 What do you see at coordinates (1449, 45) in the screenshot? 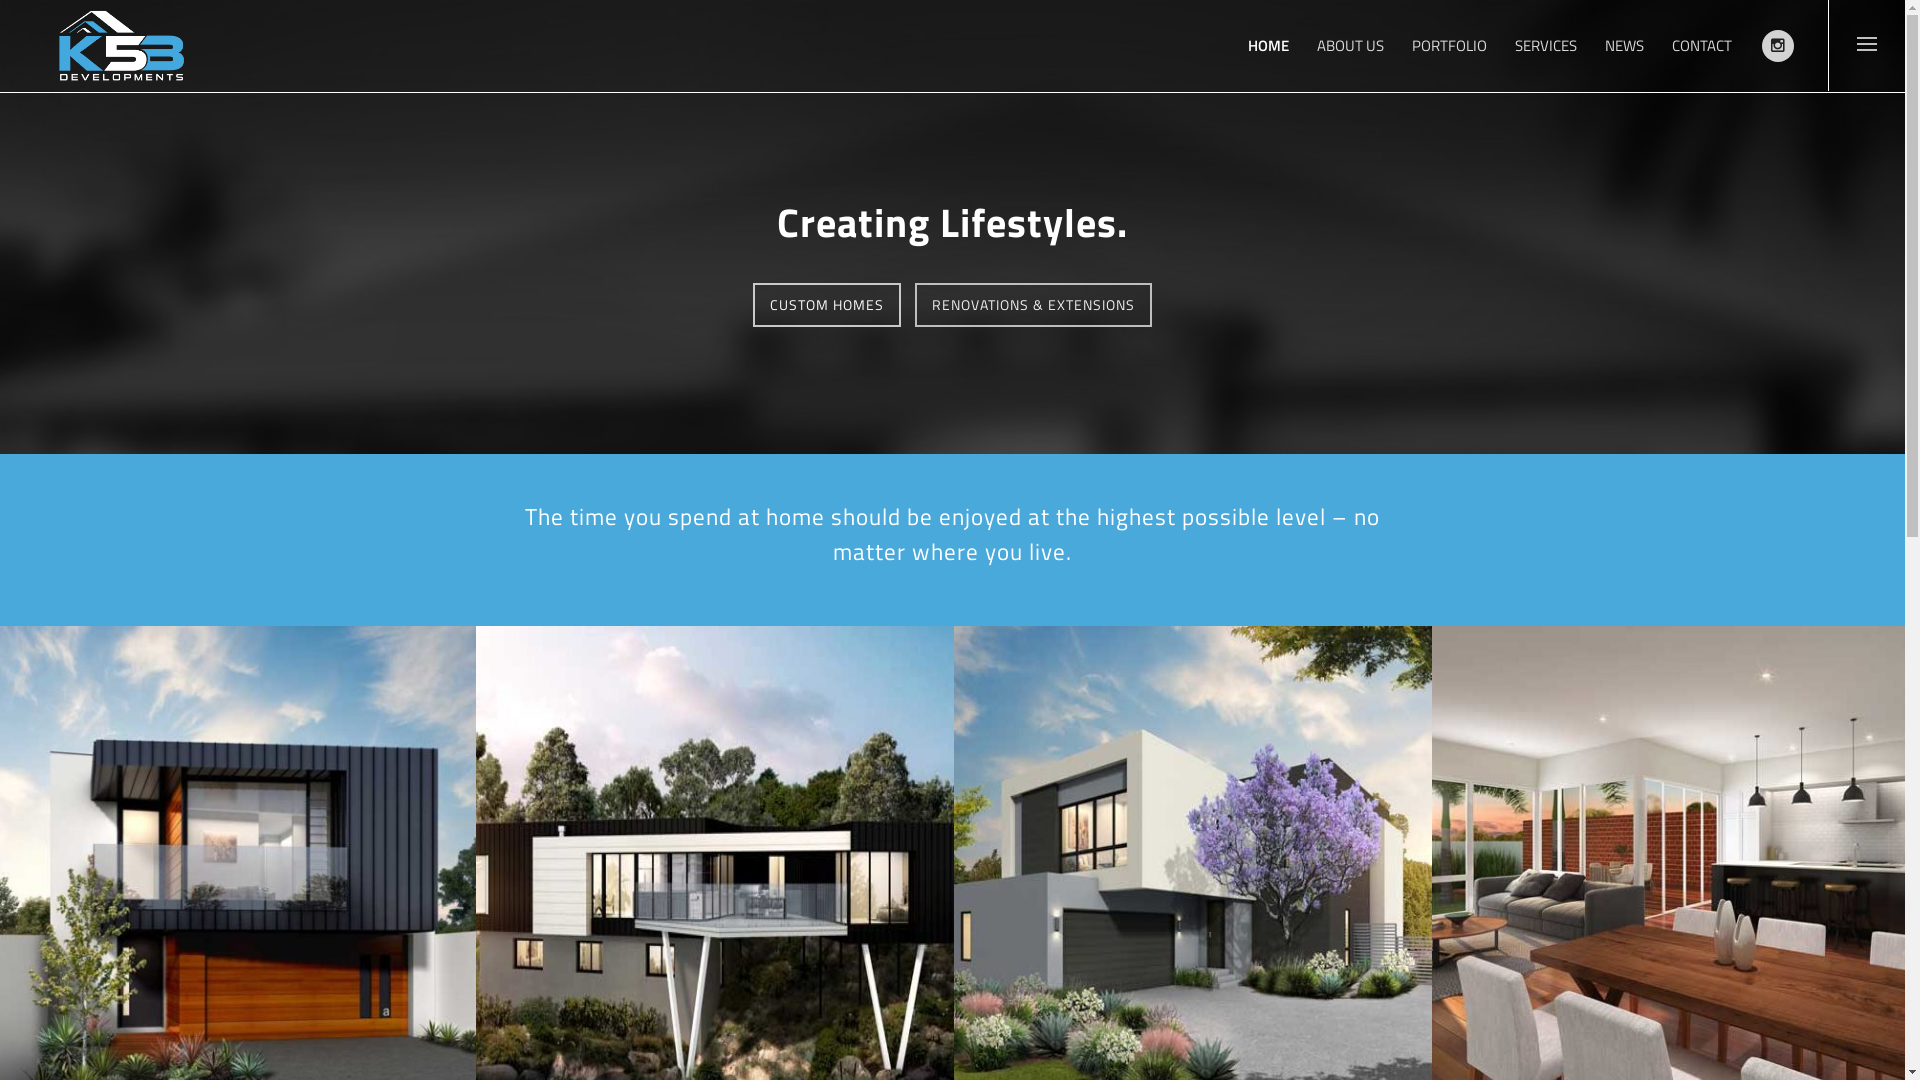
I see `'PORTFOLIO'` at bounding box center [1449, 45].